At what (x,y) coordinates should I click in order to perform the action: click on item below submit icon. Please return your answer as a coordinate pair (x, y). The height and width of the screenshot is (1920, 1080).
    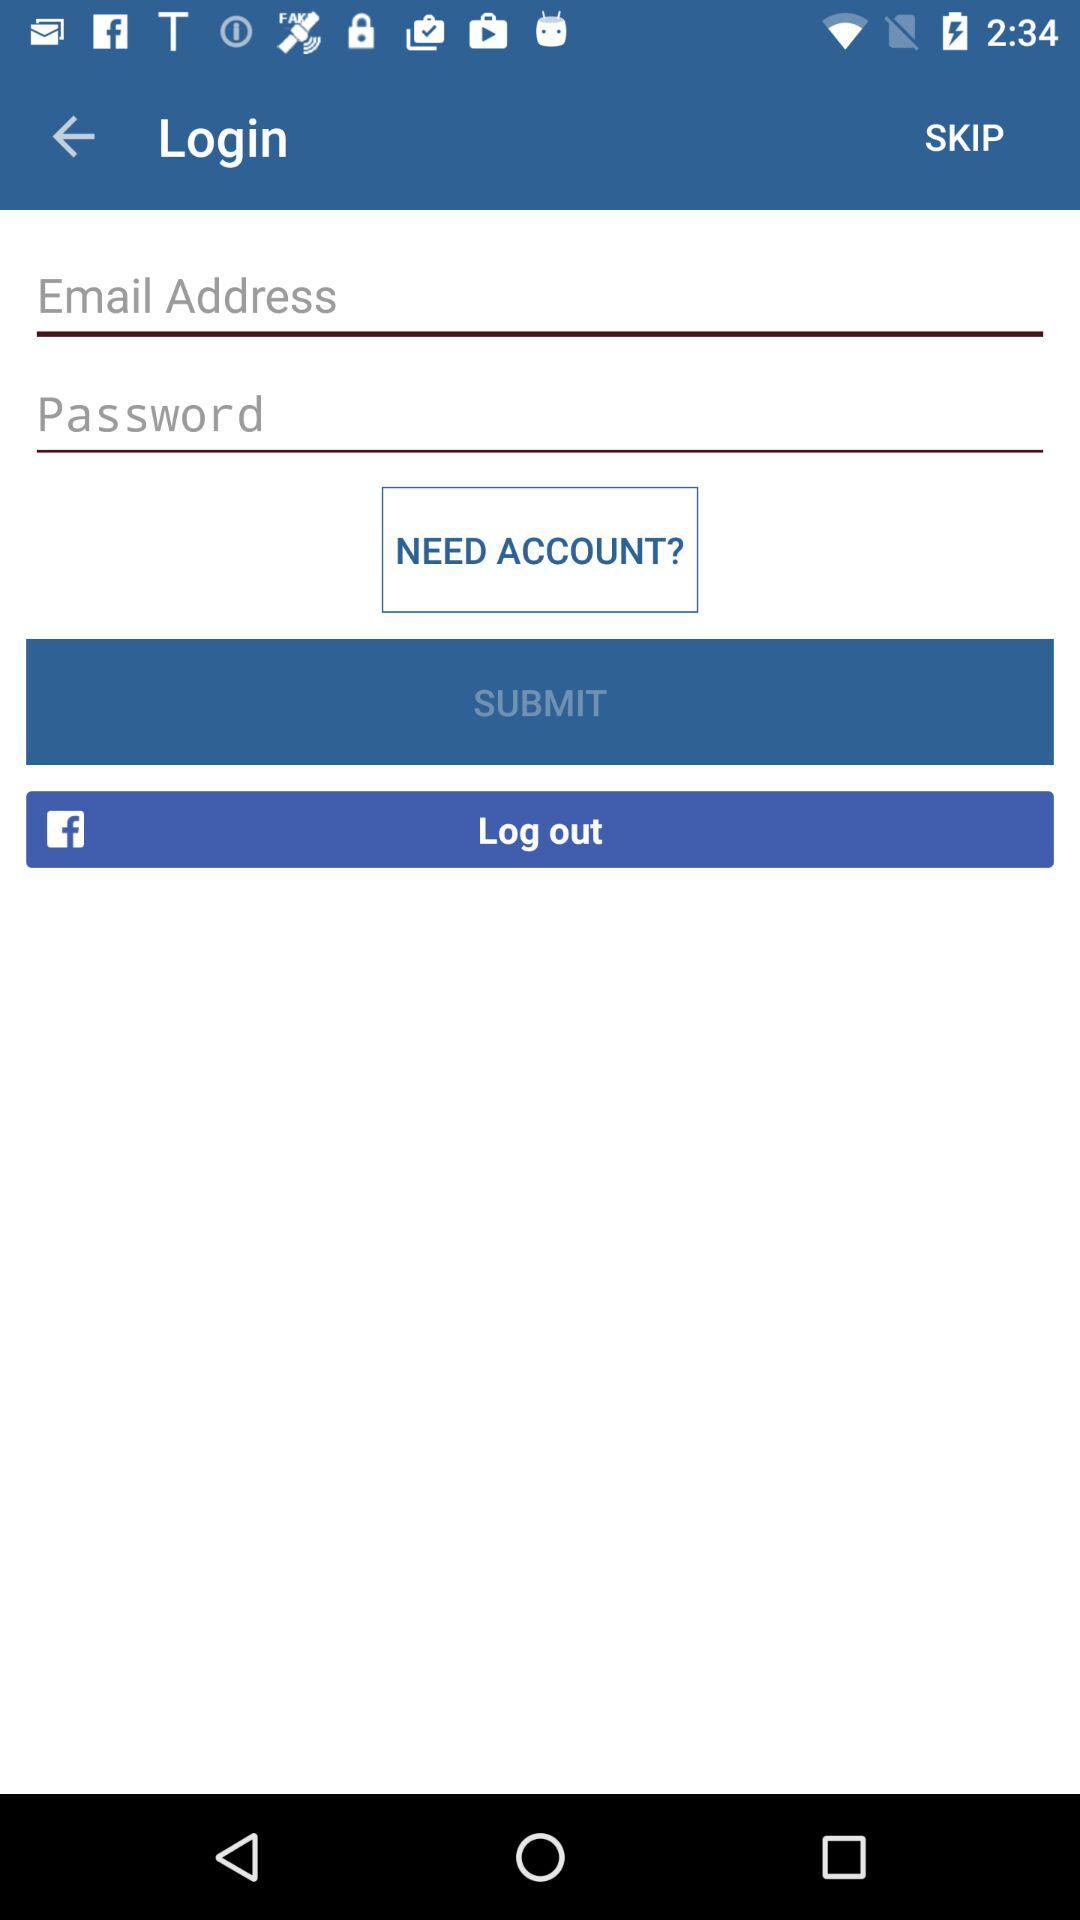
    Looking at the image, I should click on (540, 829).